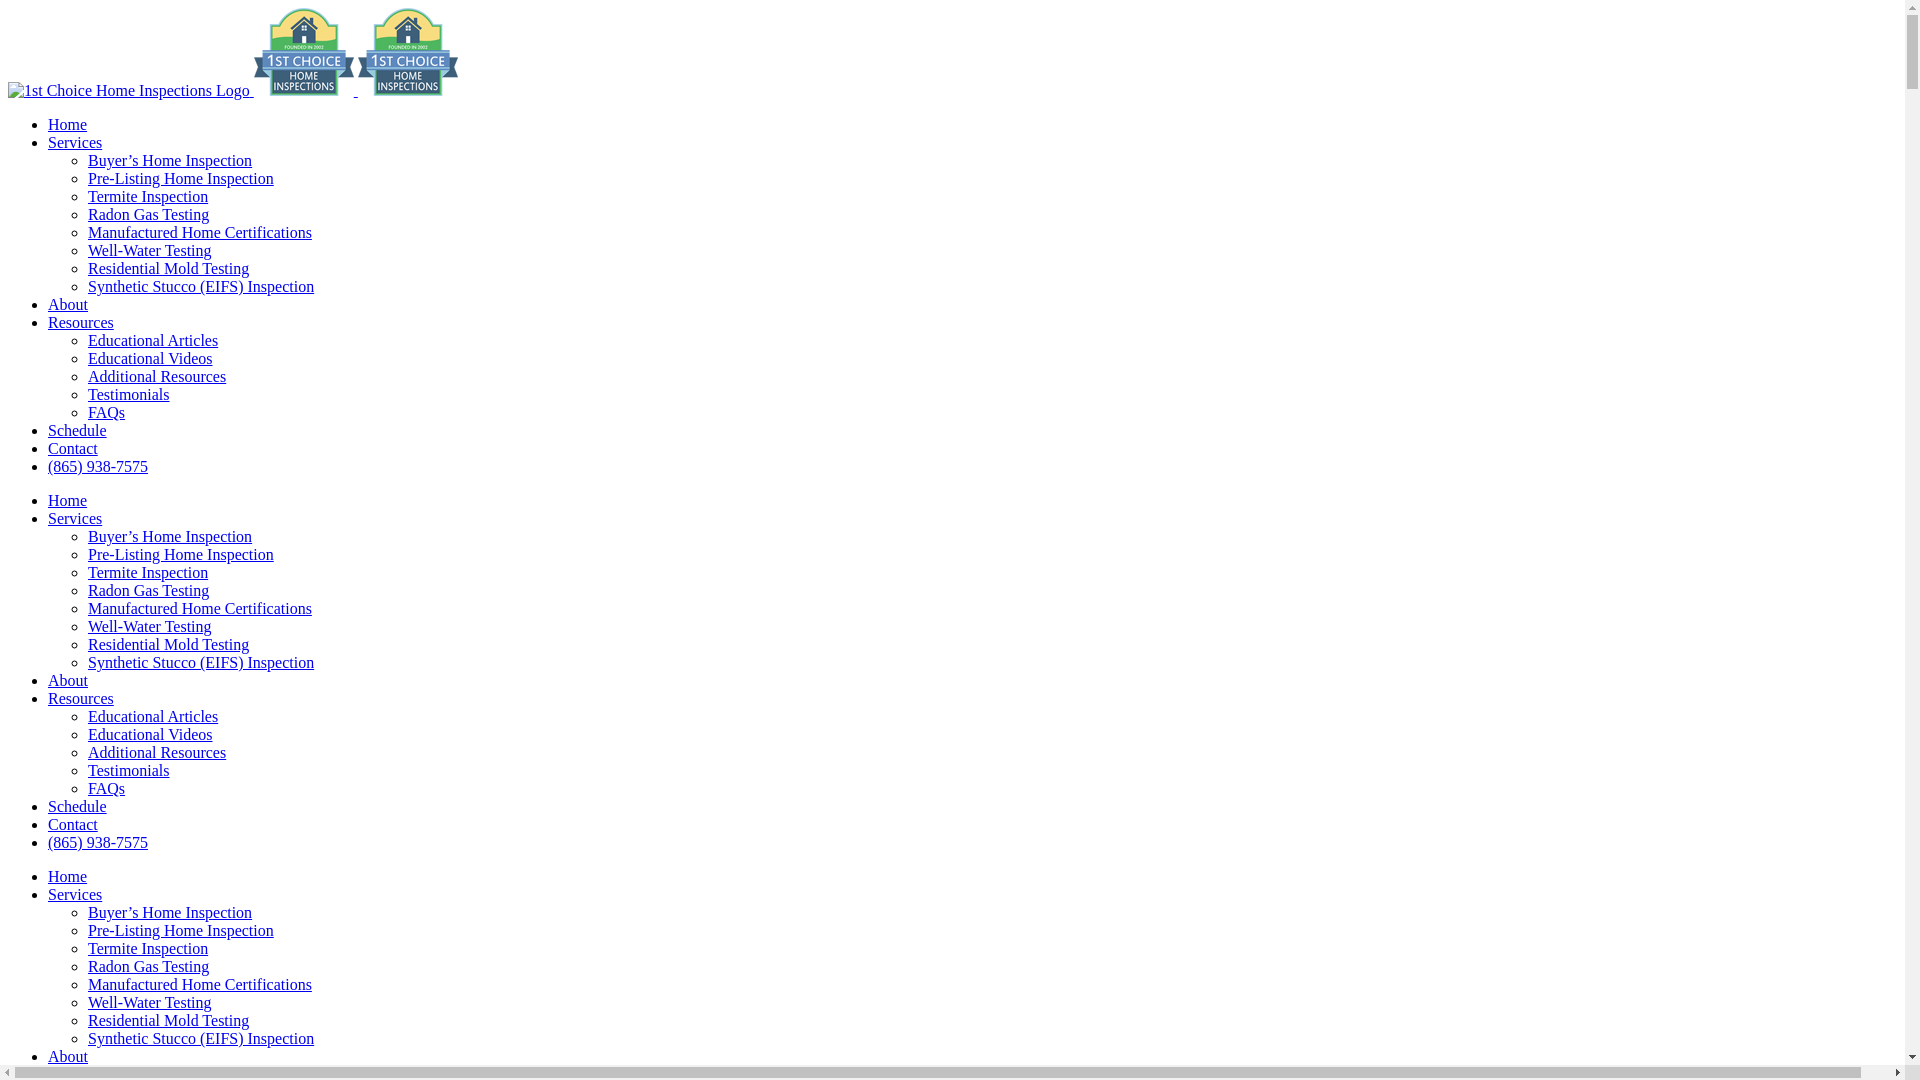 The image size is (1920, 1080). Describe the element at coordinates (201, 286) in the screenshot. I see `'Synthetic Stucco (EIFS) Inspection'` at that location.